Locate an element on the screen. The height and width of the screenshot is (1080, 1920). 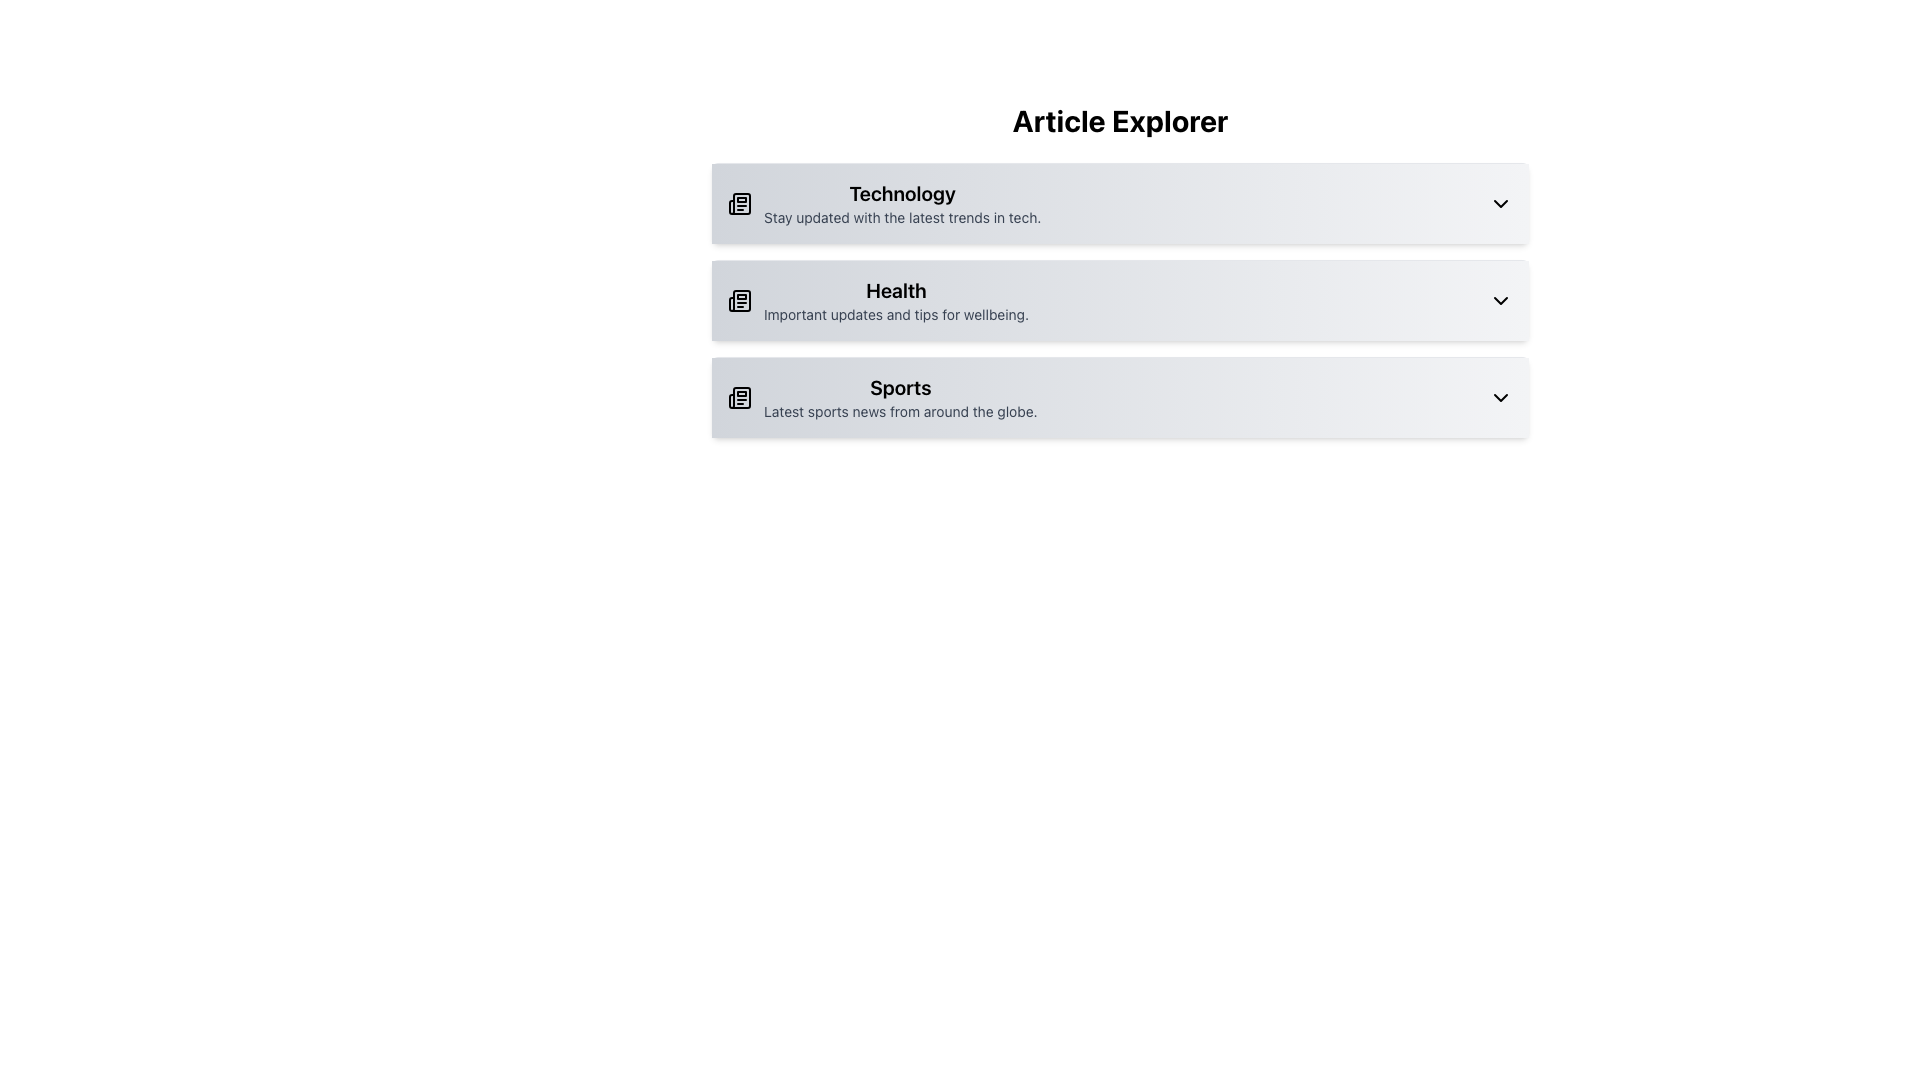
the newspaper icon located on the left side of the 'Sports' section, which features a minimalistic line art design in black on a white background is located at coordinates (738, 397).